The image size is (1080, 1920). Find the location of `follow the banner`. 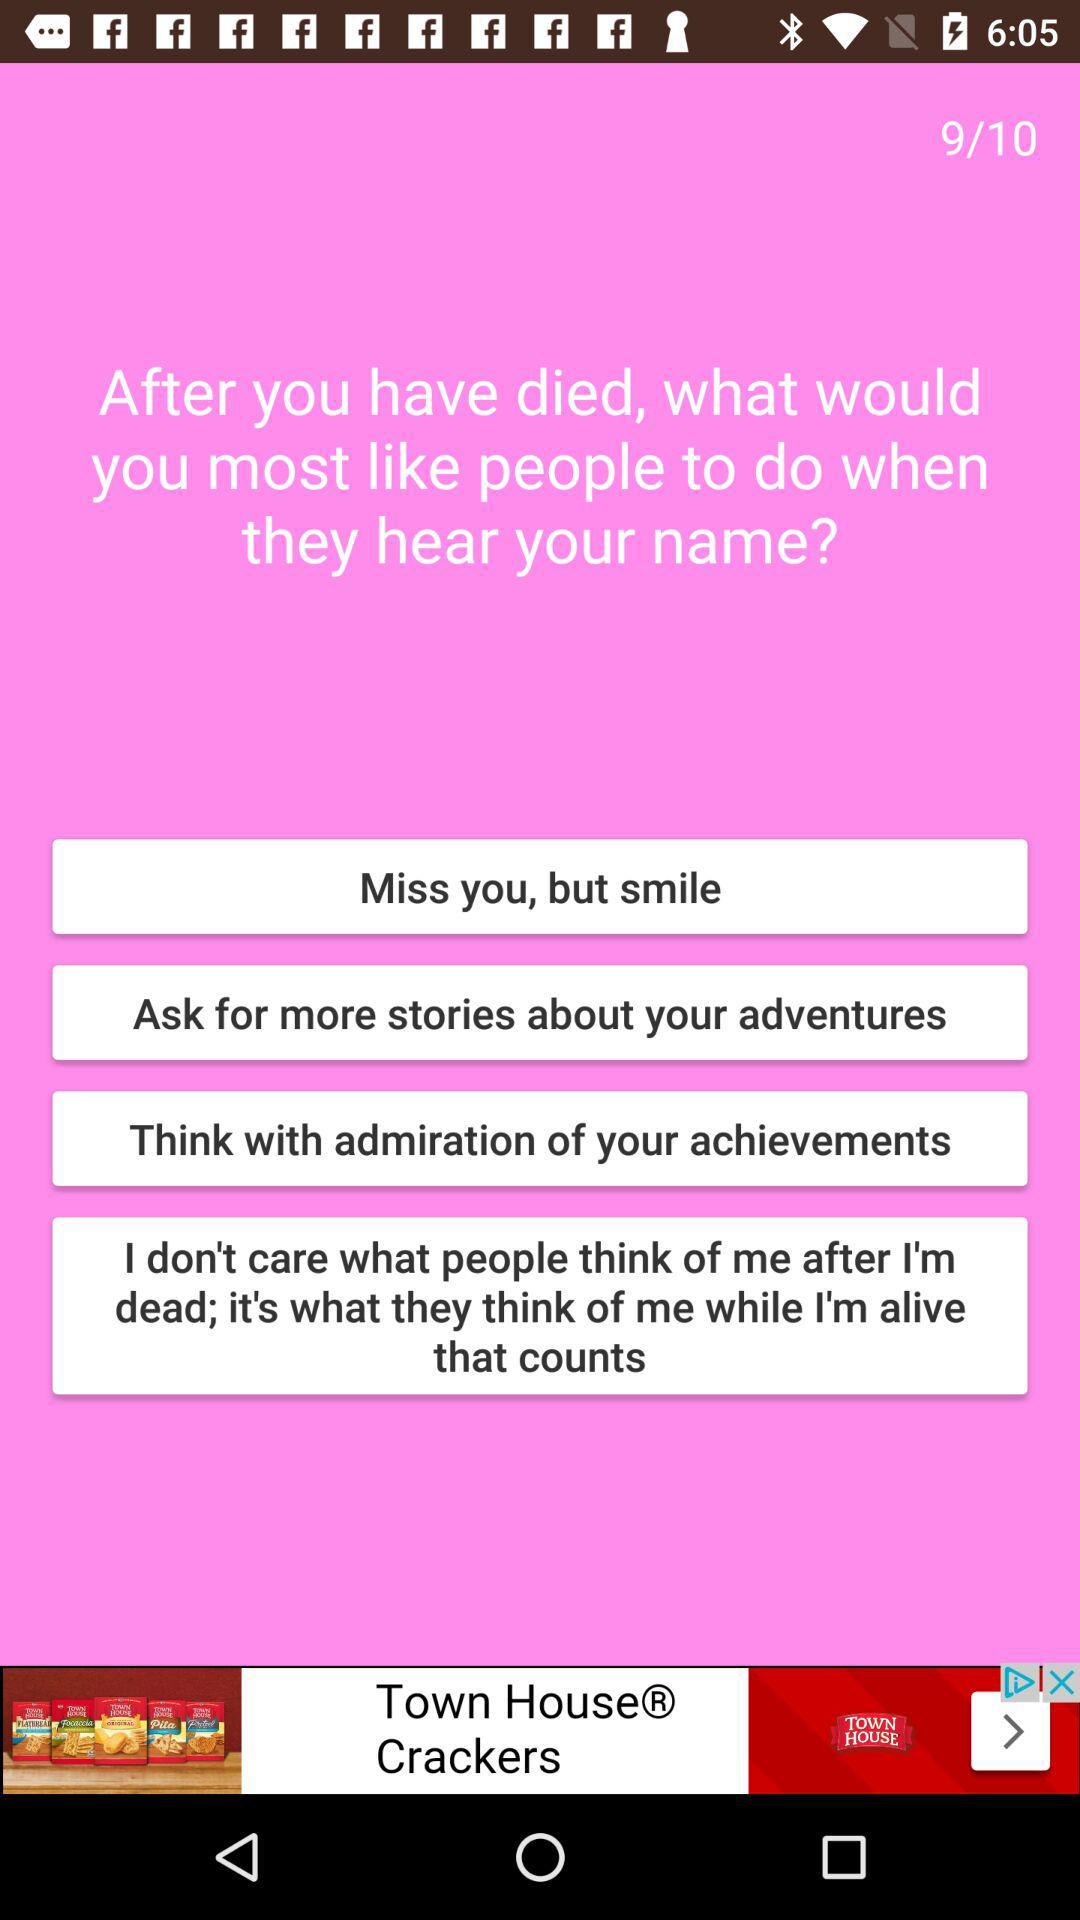

follow the banner is located at coordinates (540, 1727).